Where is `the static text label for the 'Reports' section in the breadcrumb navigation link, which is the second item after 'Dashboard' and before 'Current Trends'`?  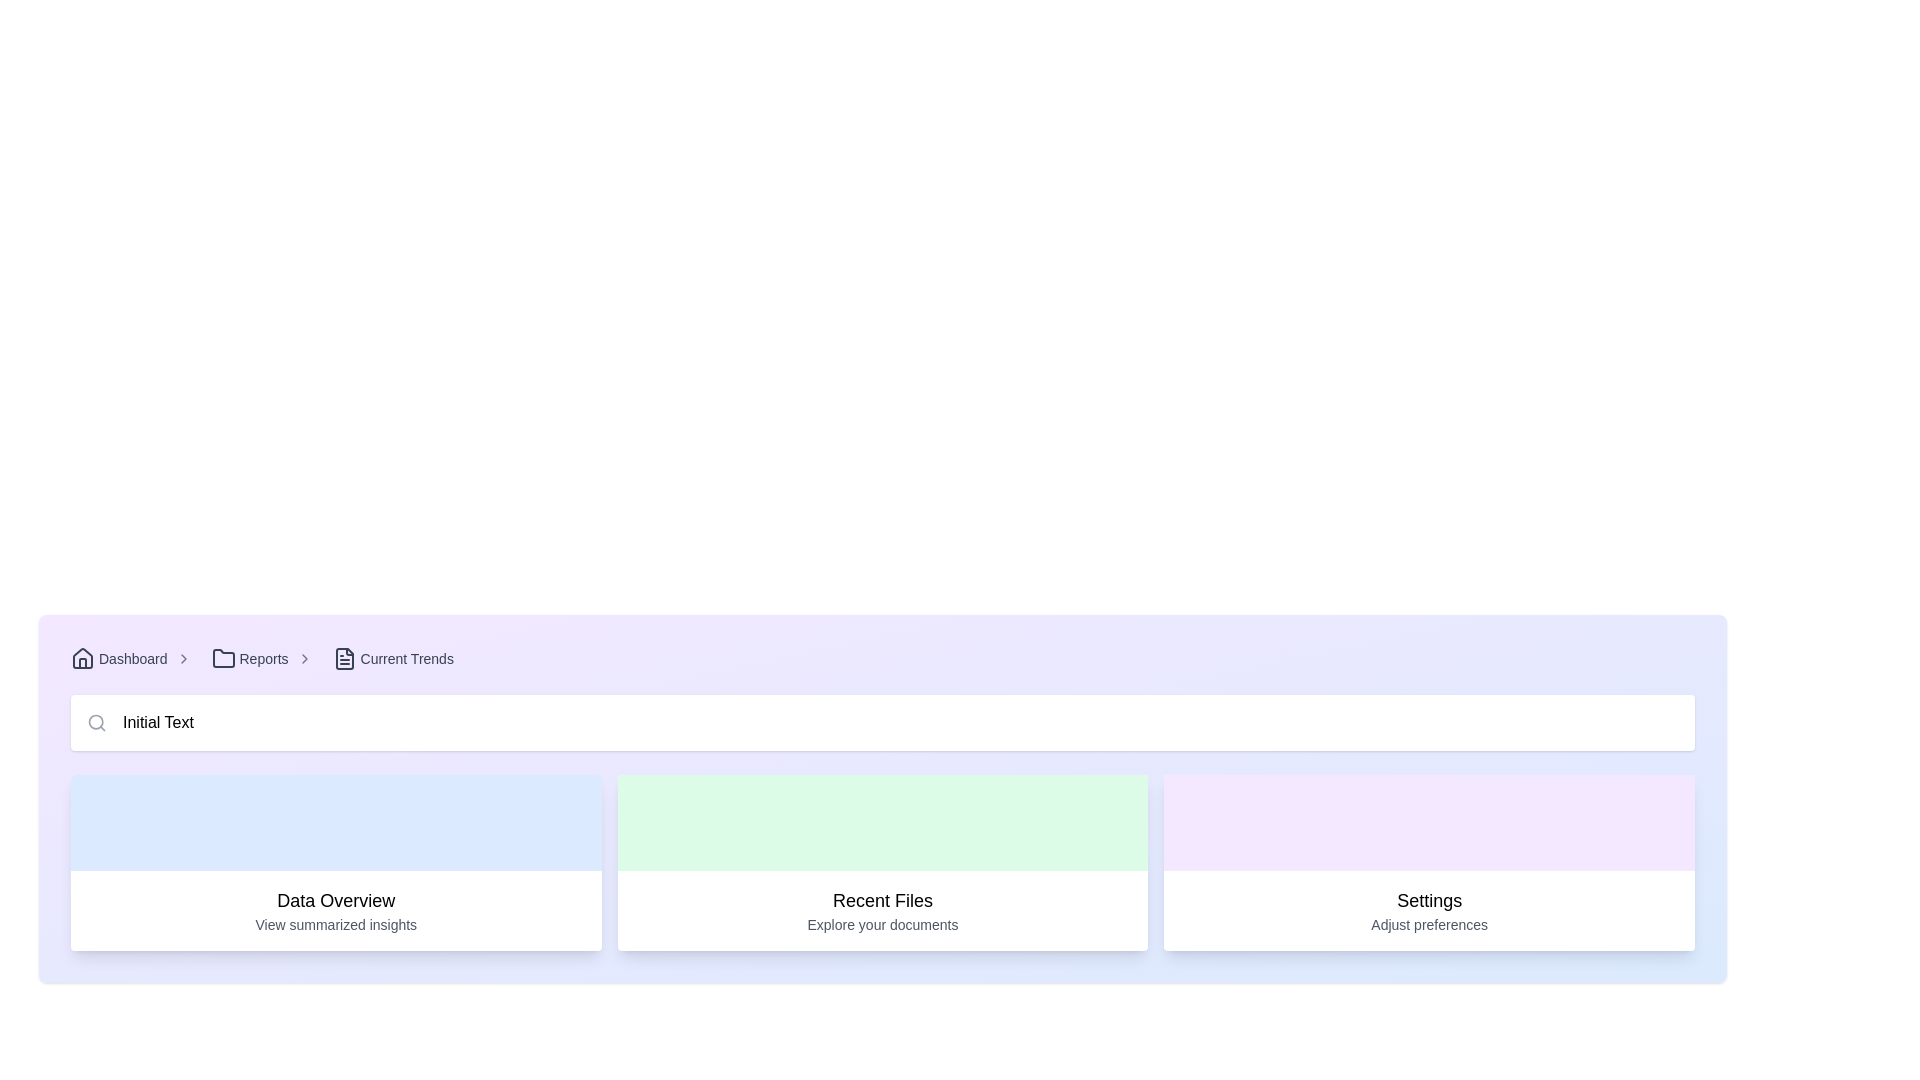
the static text label for the 'Reports' section in the breadcrumb navigation link, which is the second item after 'Dashboard' and before 'Current Trends' is located at coordinates (263, 659).